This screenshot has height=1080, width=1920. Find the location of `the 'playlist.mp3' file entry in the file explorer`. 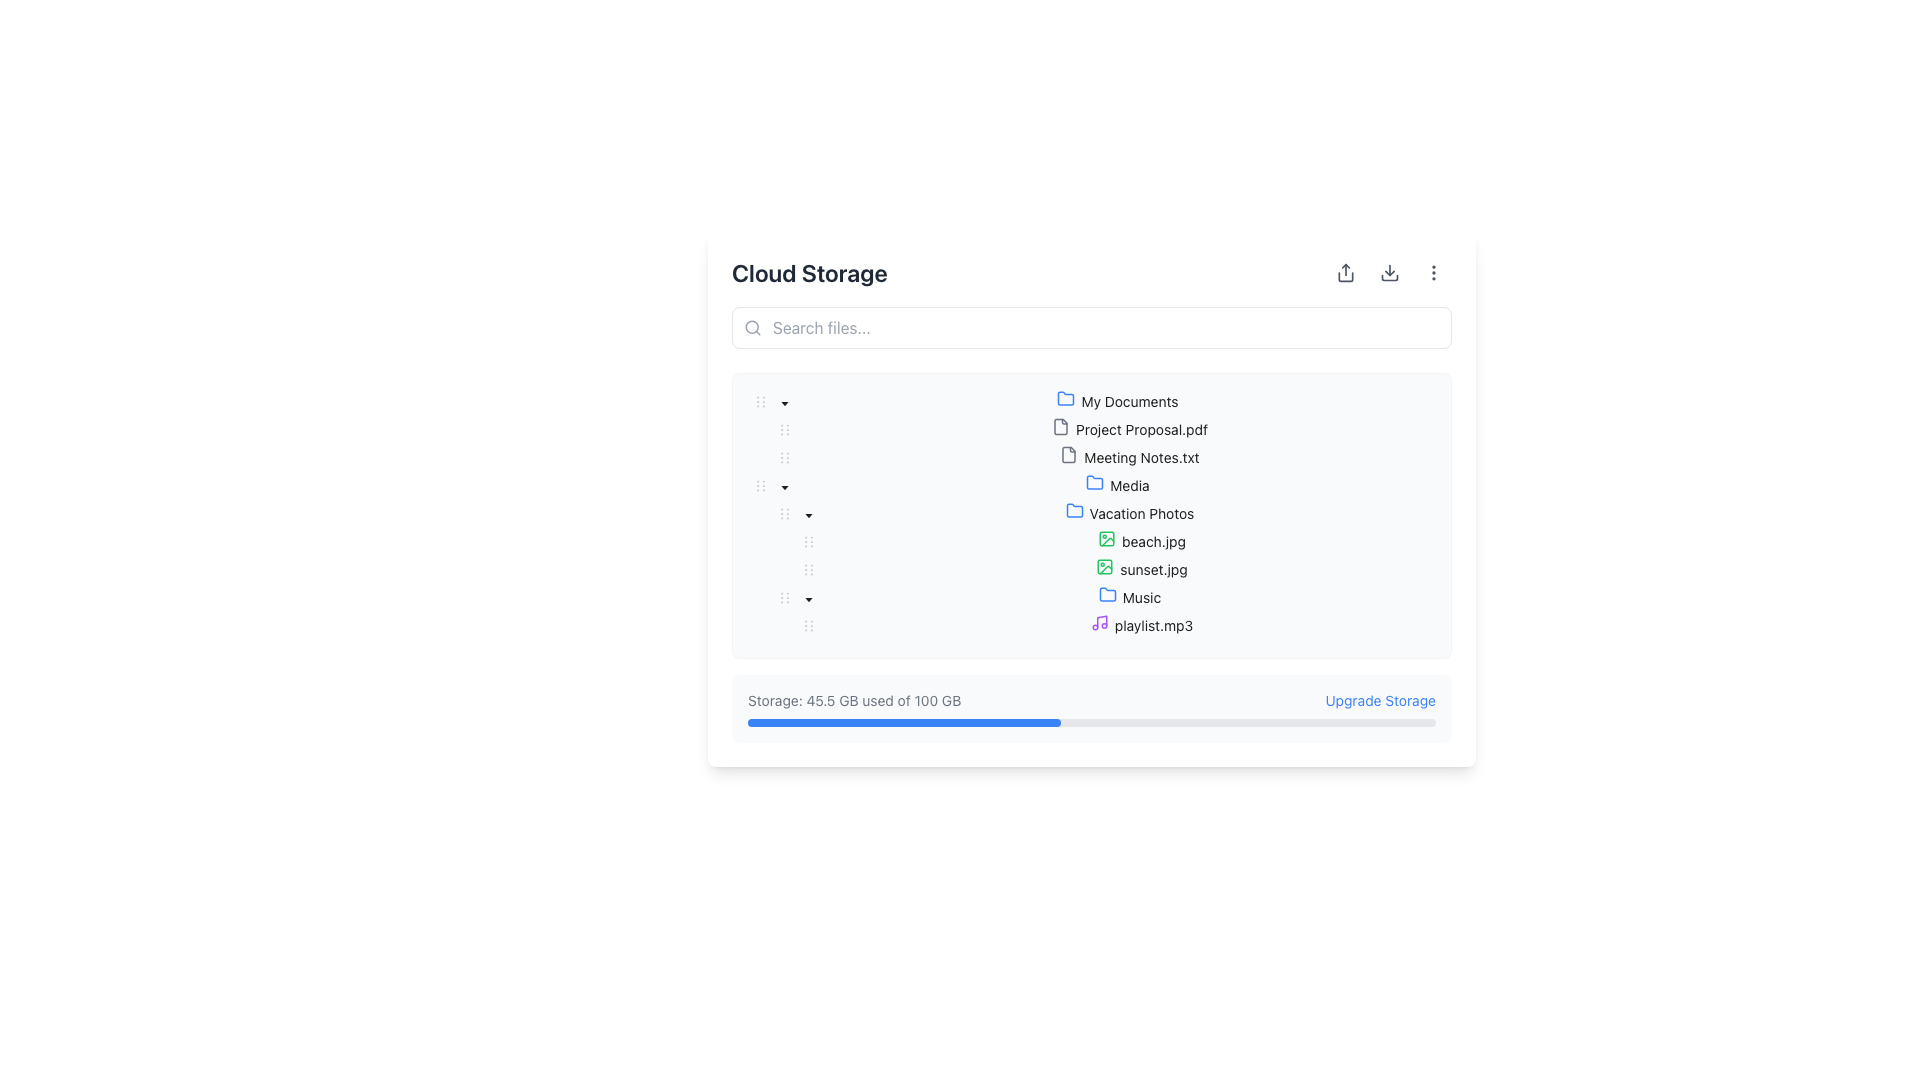

the 'playlist.mp3' file entry in the file explorer is located at coordinates (1090, 624).